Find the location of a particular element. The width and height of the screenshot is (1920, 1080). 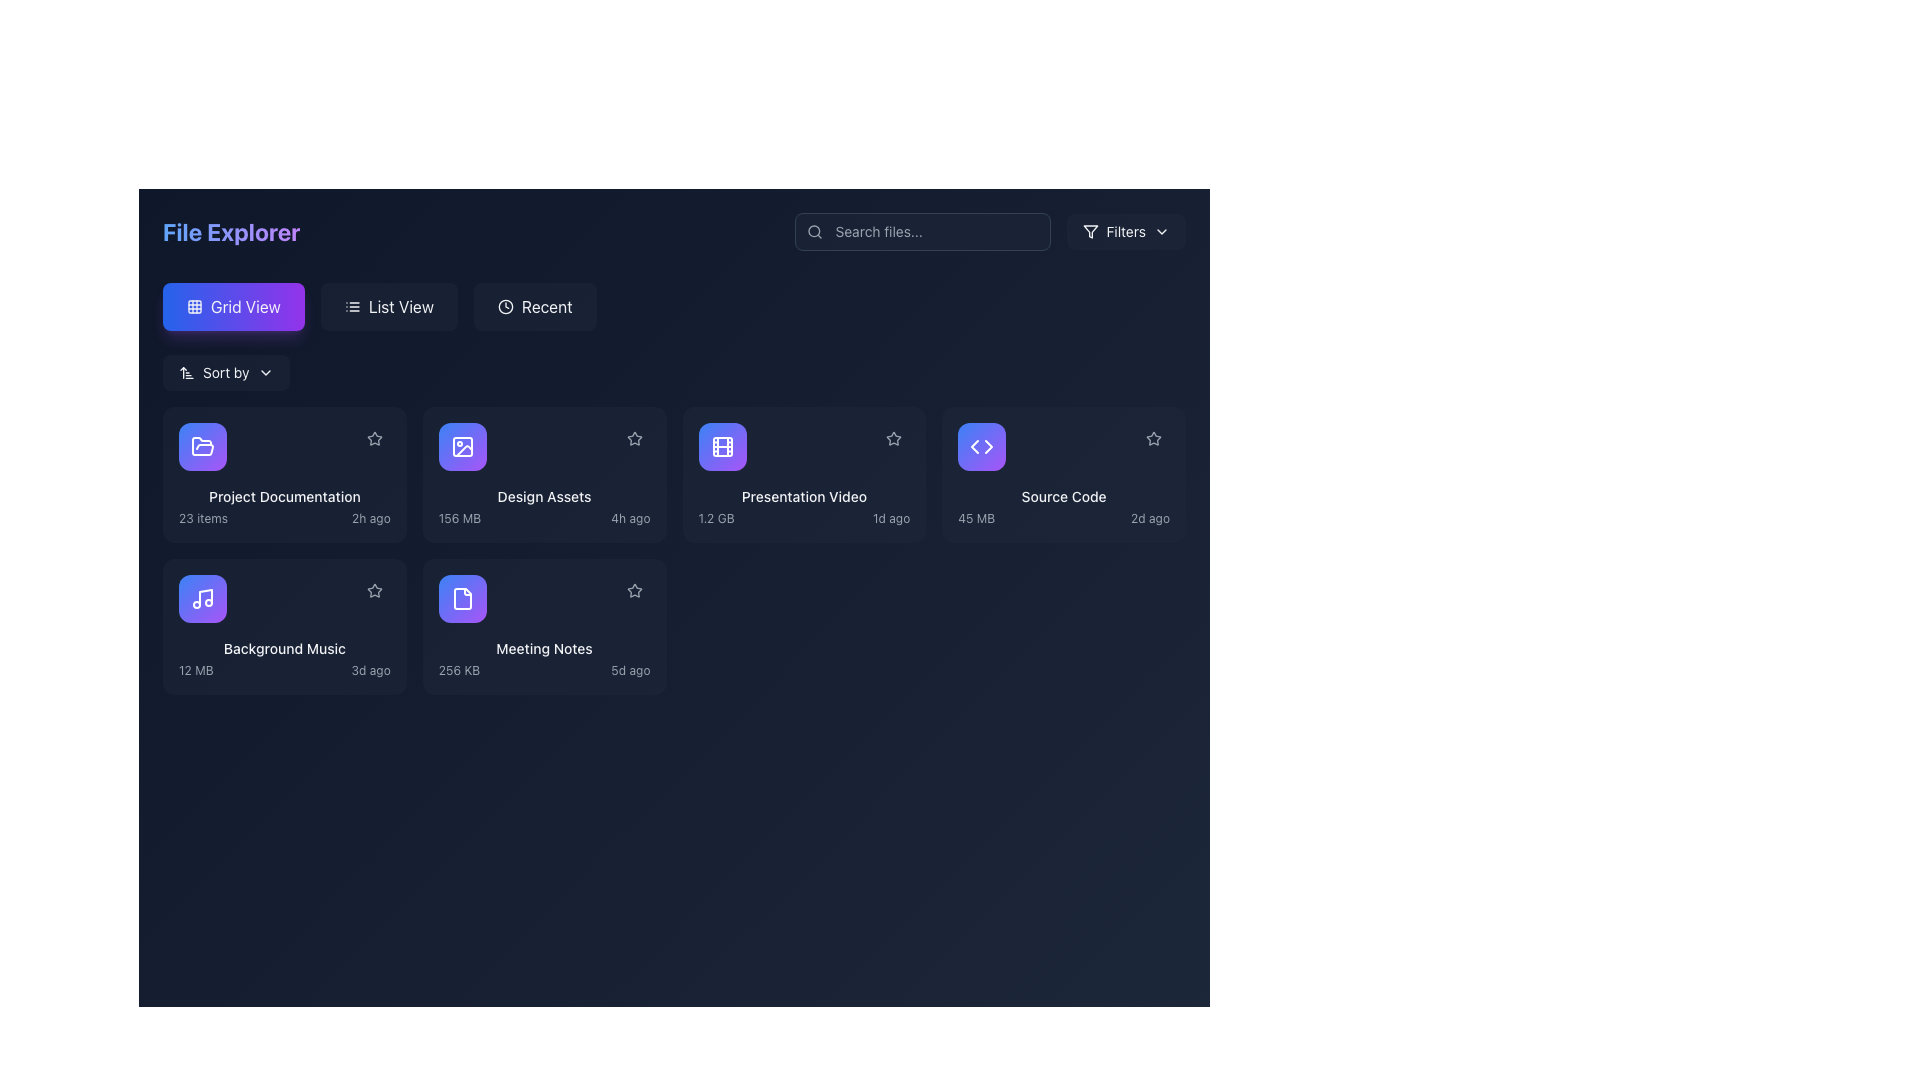

the text label displaying the file size '45 MB' located in the 'Source Code' card on the top right of the grid in the File Explorer interface is located at coordinates (976, 518).